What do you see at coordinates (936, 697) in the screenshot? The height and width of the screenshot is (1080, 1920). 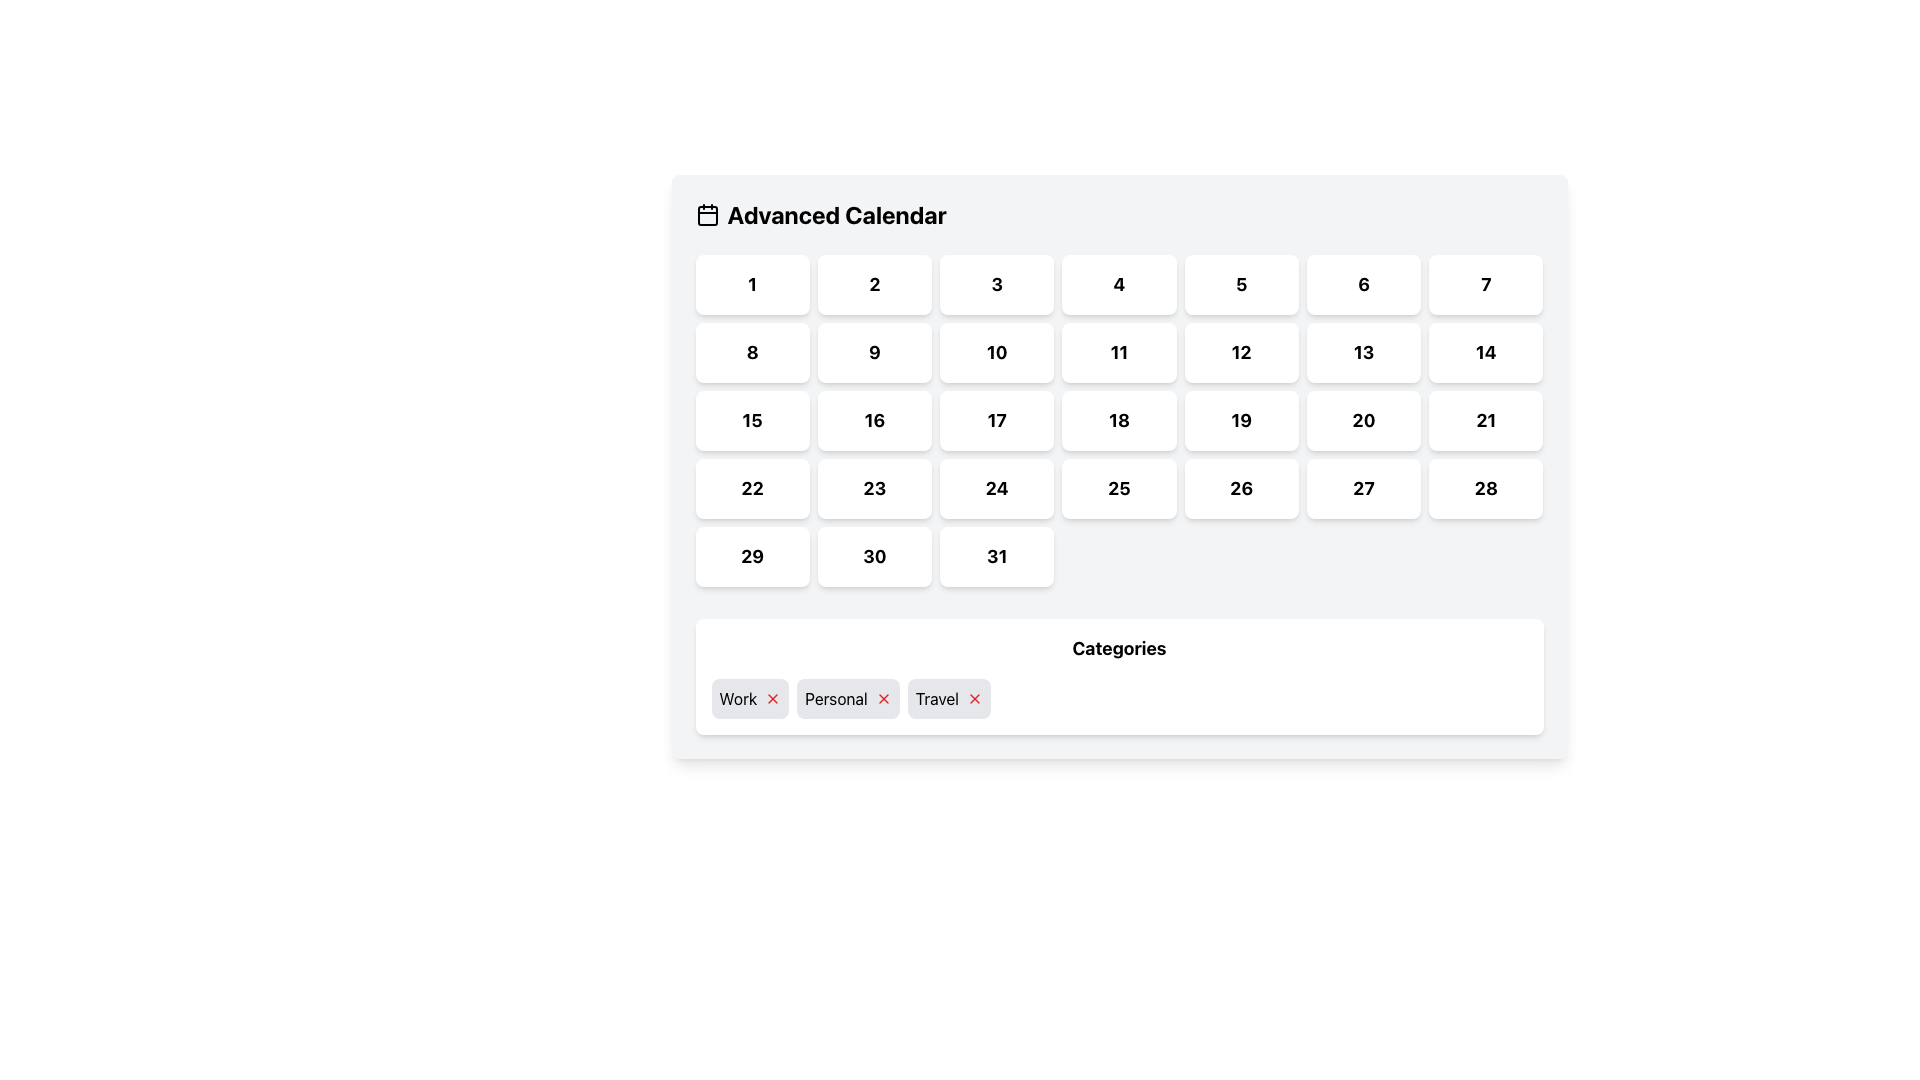 I see `the 'Travel' text label within the rounded tag component in the 'Categories' section` at bounding box center [936, 697].